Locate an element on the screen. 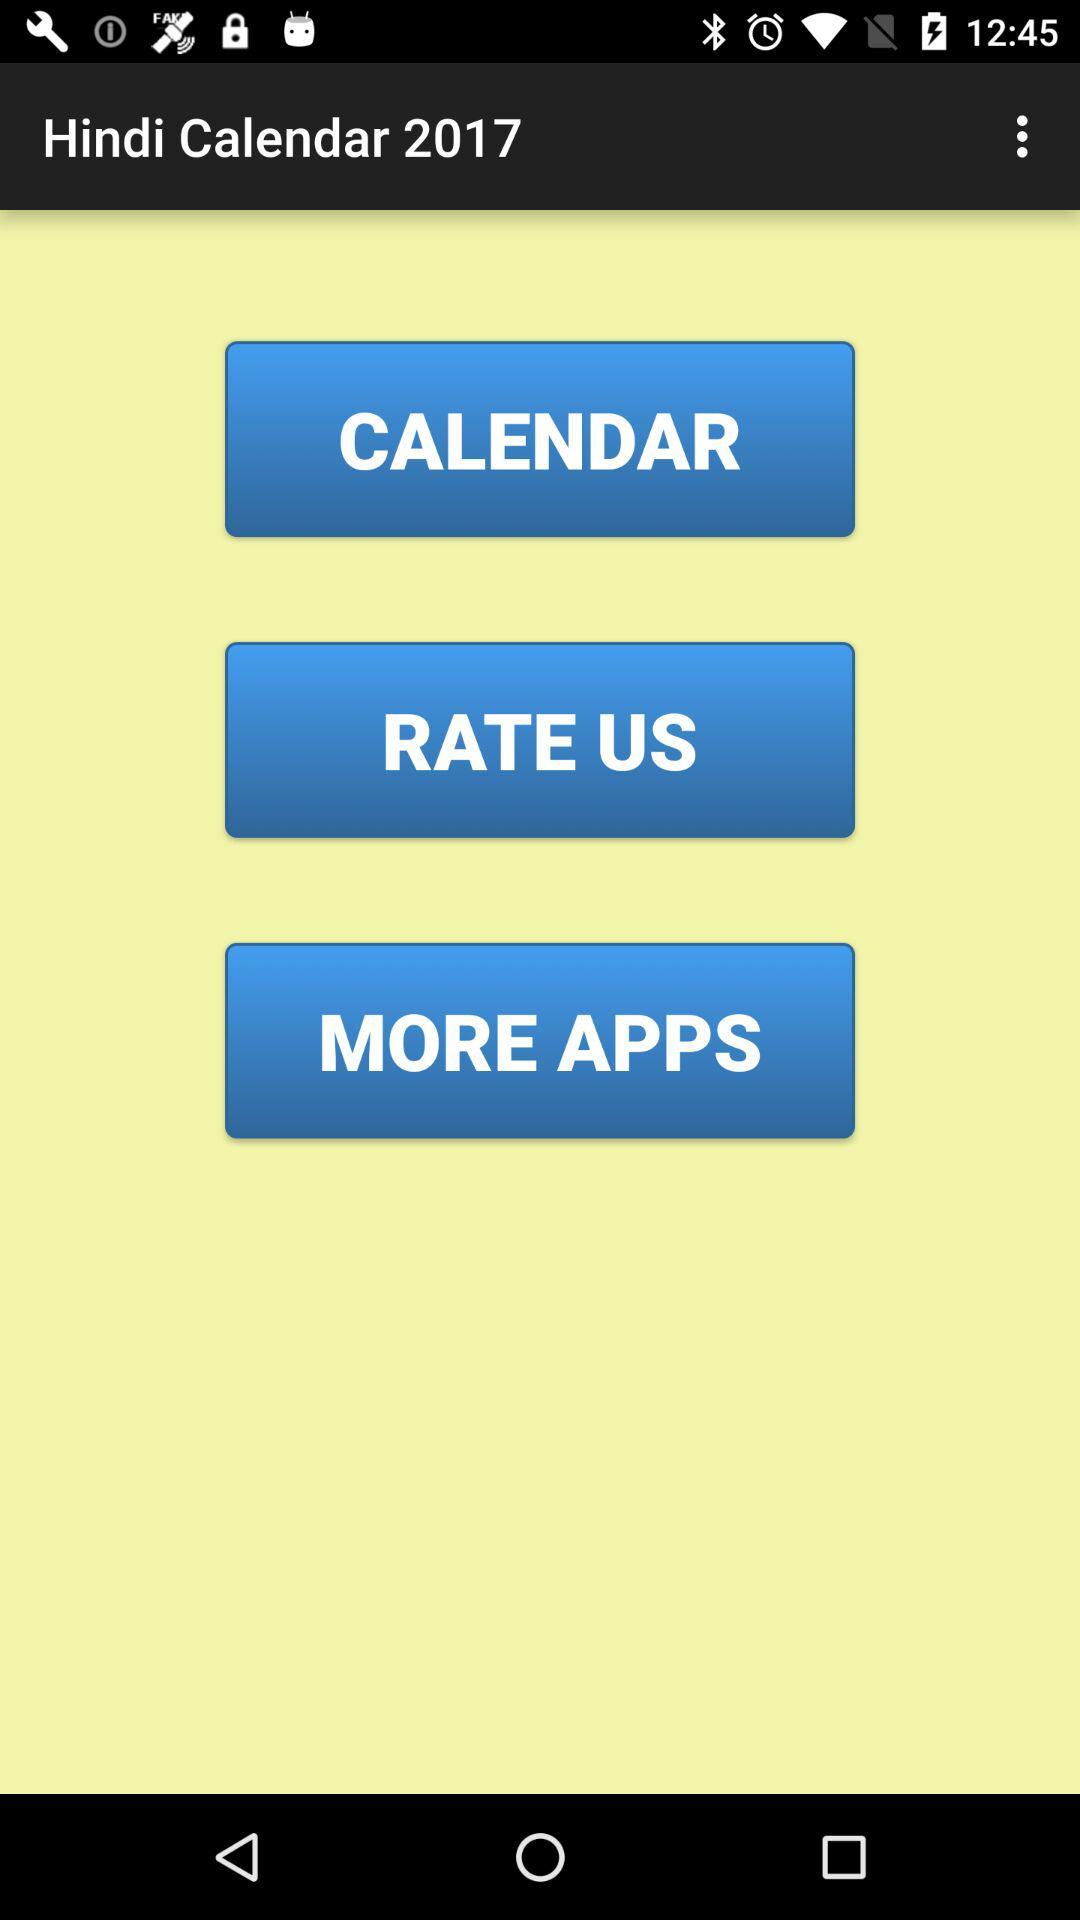 This screenshot has height=1920, width=1080. the icon above more apps is located at coordinates (540, 738).